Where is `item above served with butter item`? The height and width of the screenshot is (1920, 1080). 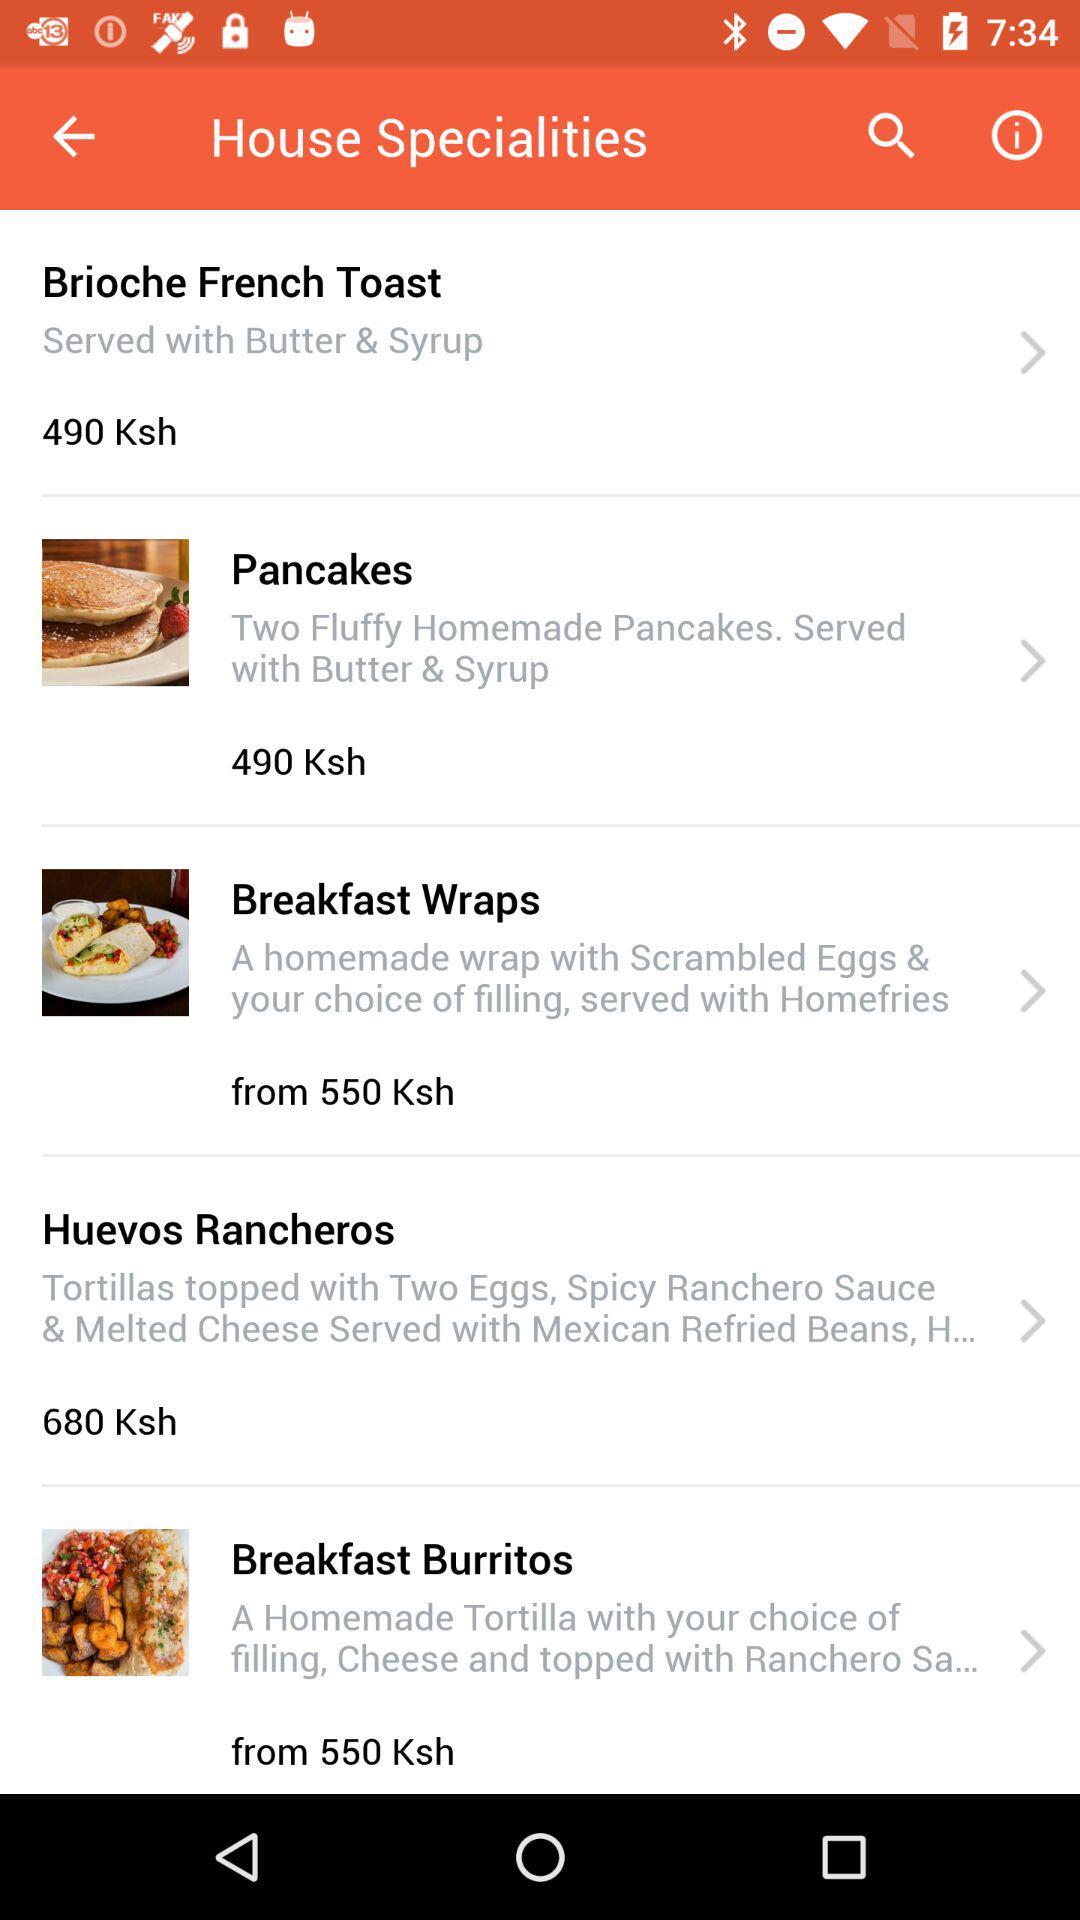 item above served with butter item is located at coordinates (240, 279).